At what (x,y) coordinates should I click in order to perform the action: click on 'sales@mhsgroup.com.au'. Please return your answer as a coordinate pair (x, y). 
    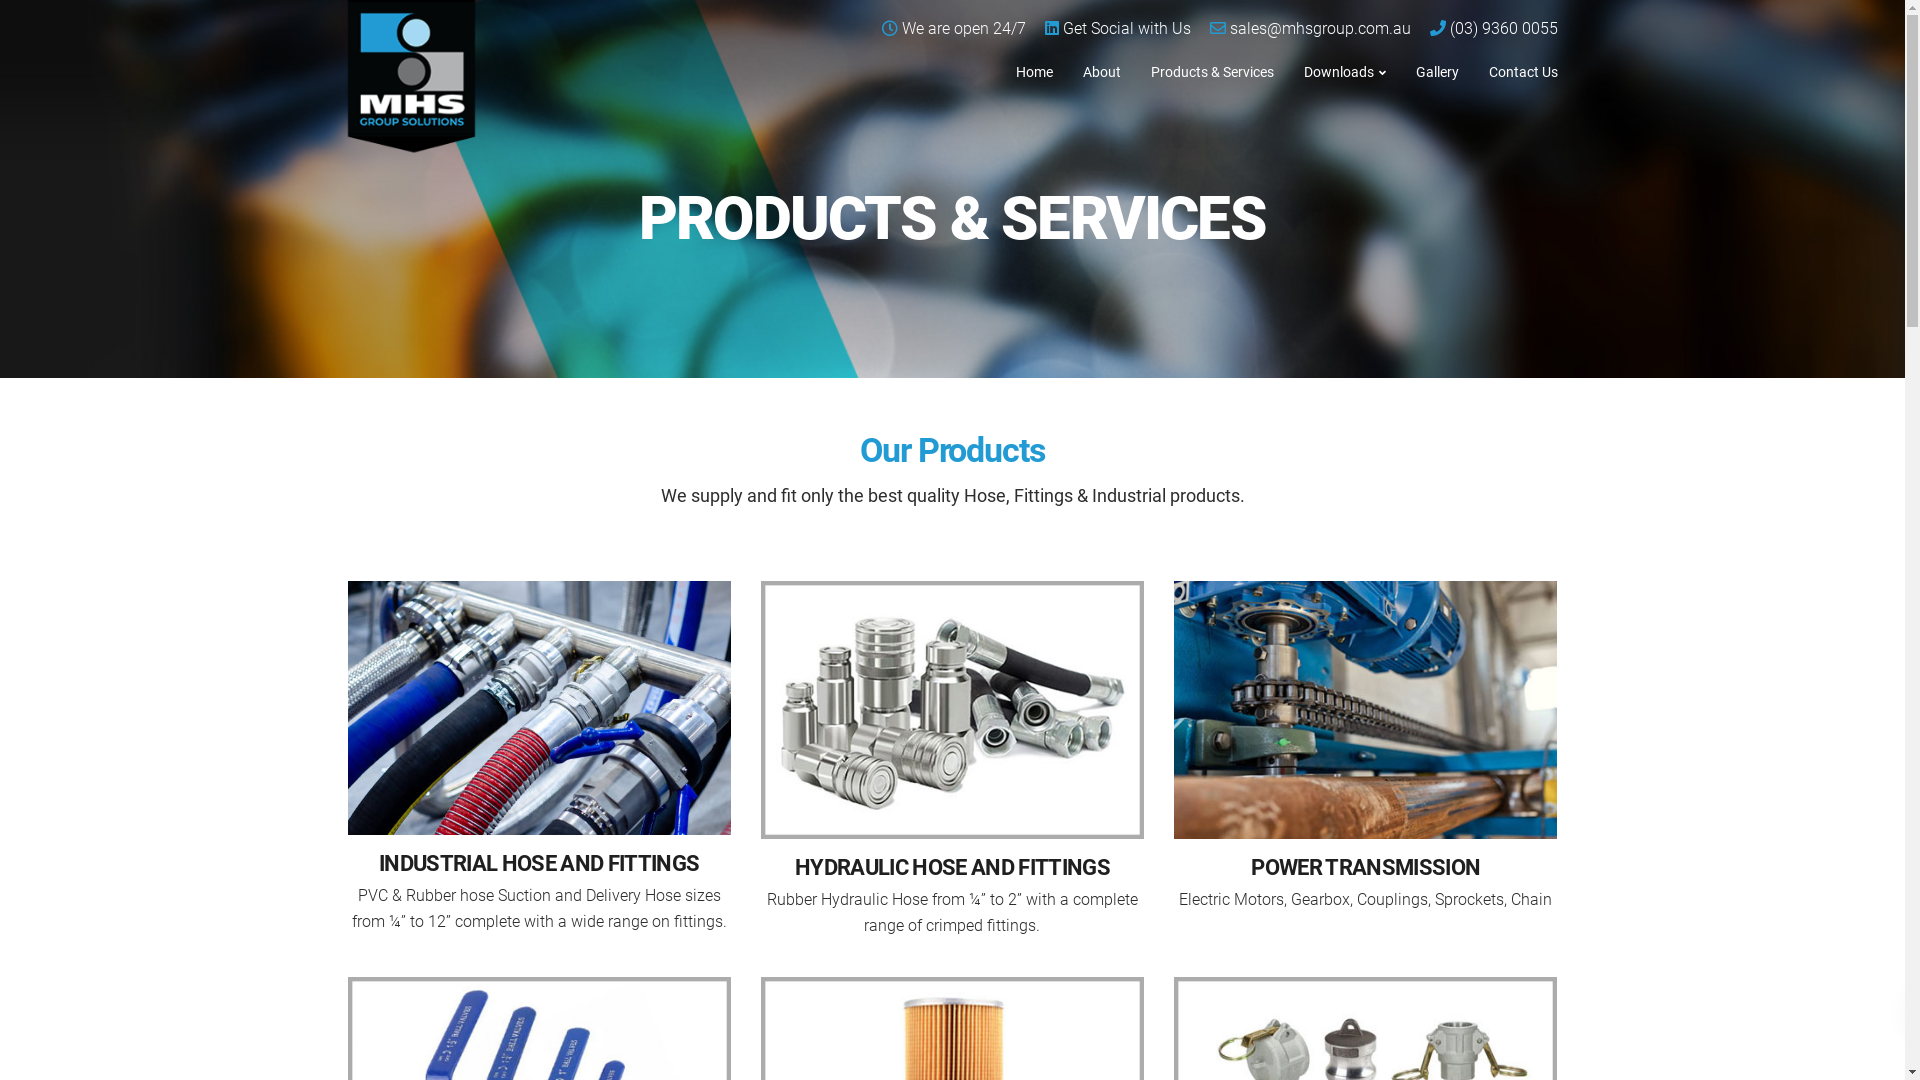
    Looking at the image, I should click on (1320, 28).